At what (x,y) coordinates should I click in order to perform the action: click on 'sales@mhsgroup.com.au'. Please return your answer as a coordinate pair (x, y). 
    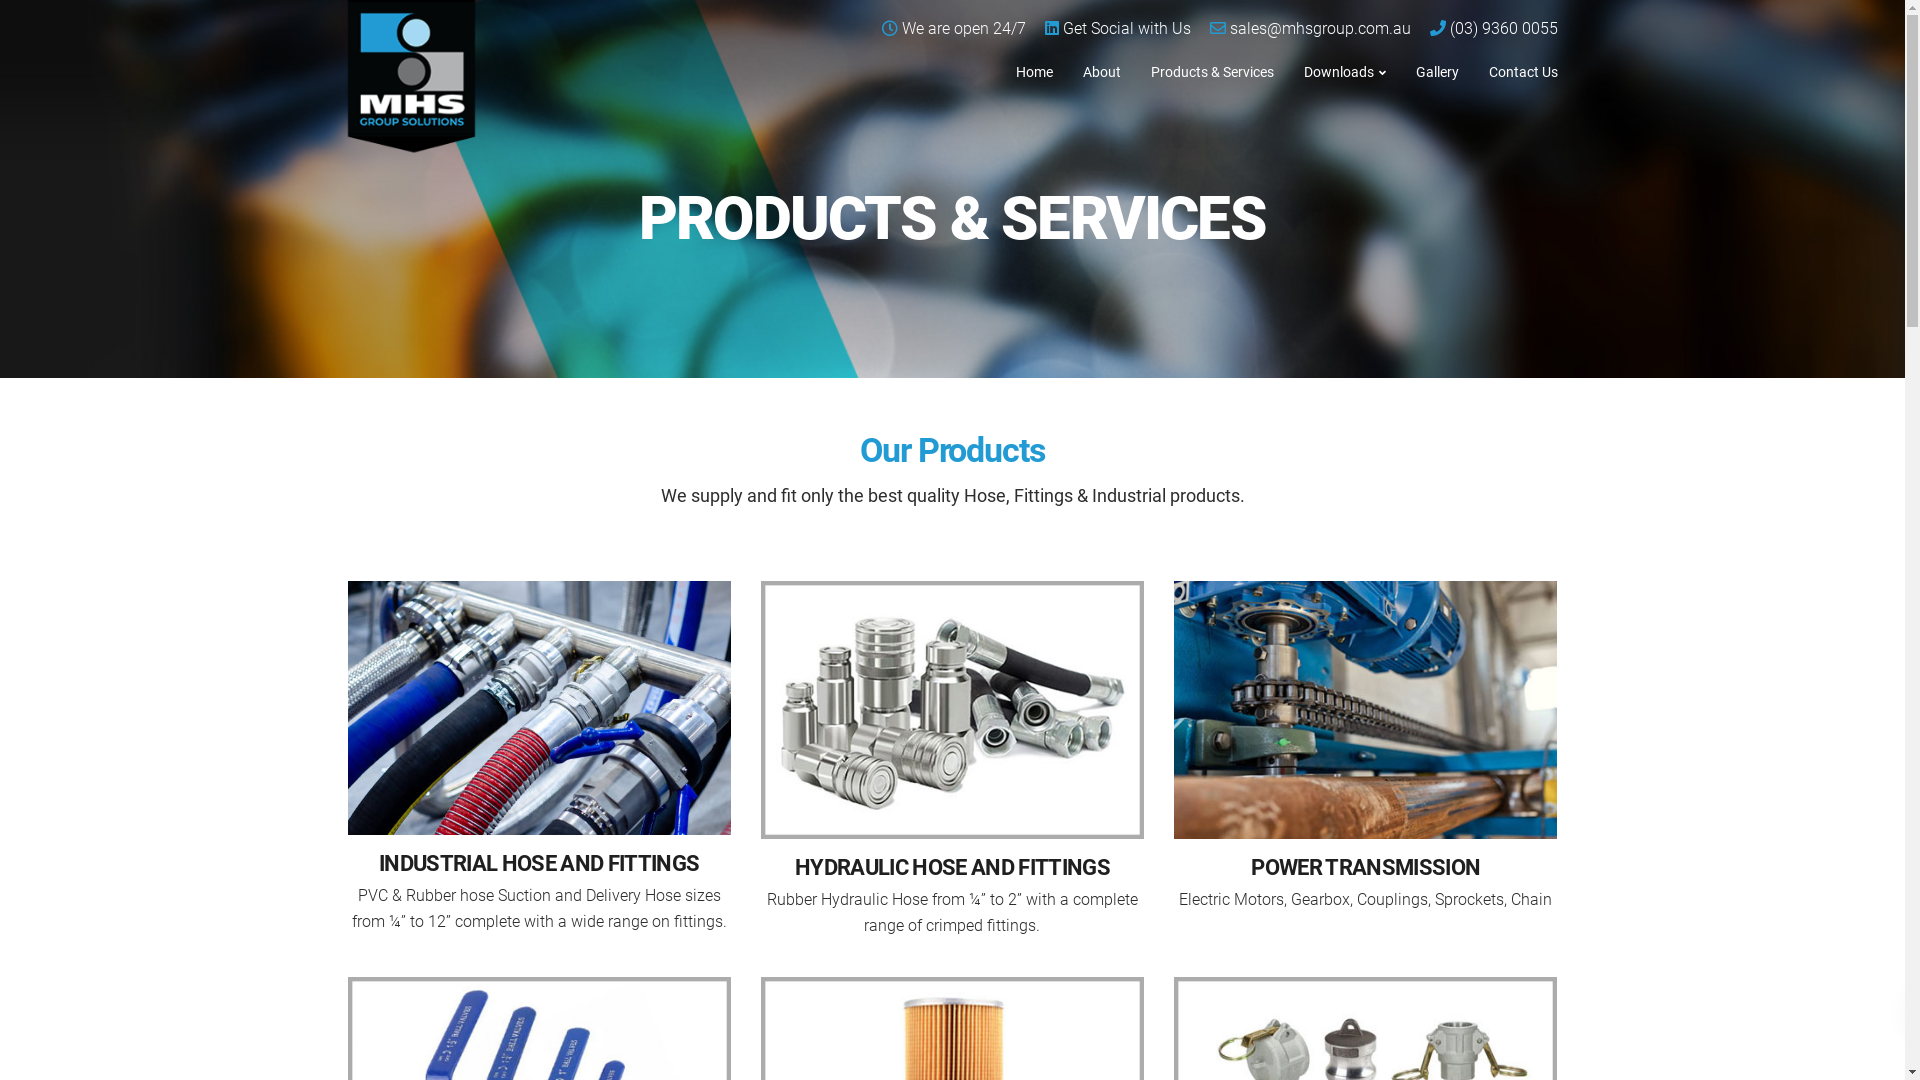
    Looking at the image, I should click on (1320, 28).